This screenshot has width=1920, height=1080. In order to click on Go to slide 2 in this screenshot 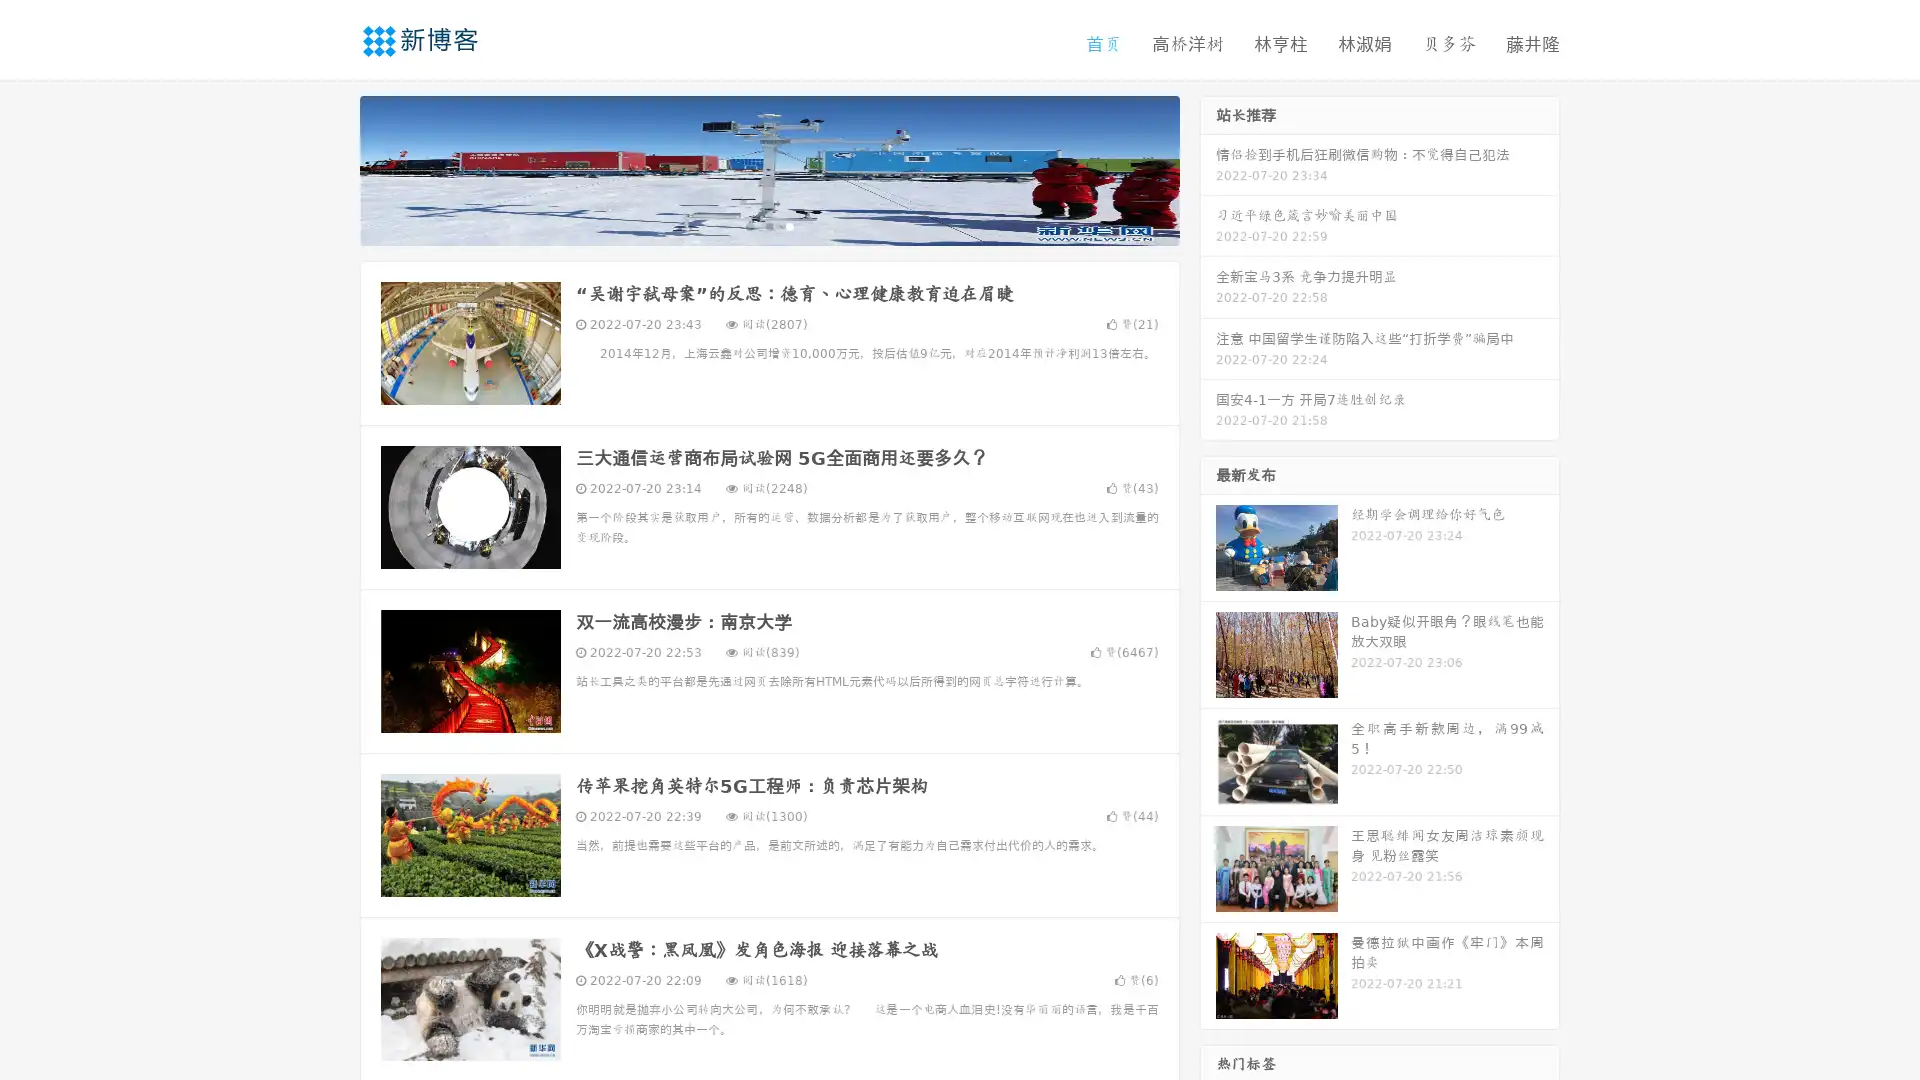, I will do `click(768, 225)`.